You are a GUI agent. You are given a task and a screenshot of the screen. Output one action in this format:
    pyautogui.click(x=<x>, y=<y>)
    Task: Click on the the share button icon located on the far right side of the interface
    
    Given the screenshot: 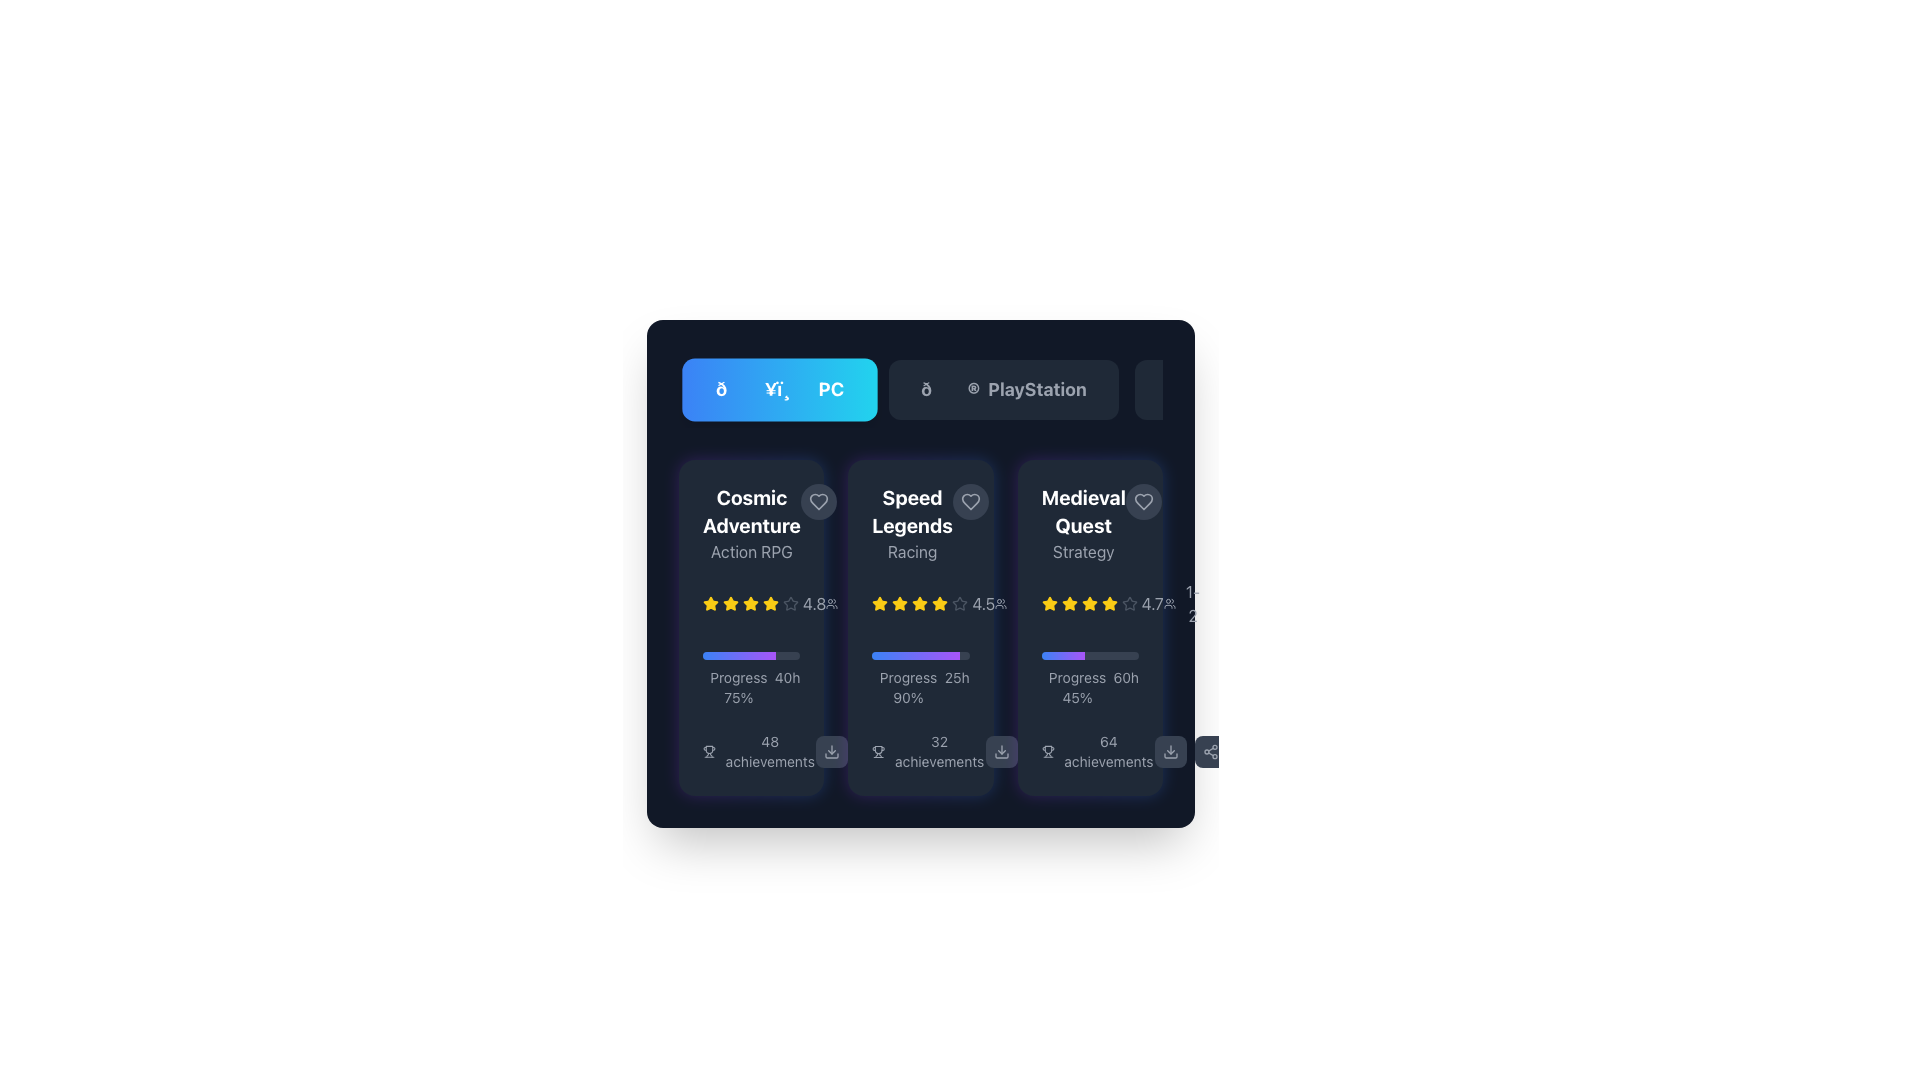 What is the action you would take?
    pyautogui.click(x=872, y=752)
    